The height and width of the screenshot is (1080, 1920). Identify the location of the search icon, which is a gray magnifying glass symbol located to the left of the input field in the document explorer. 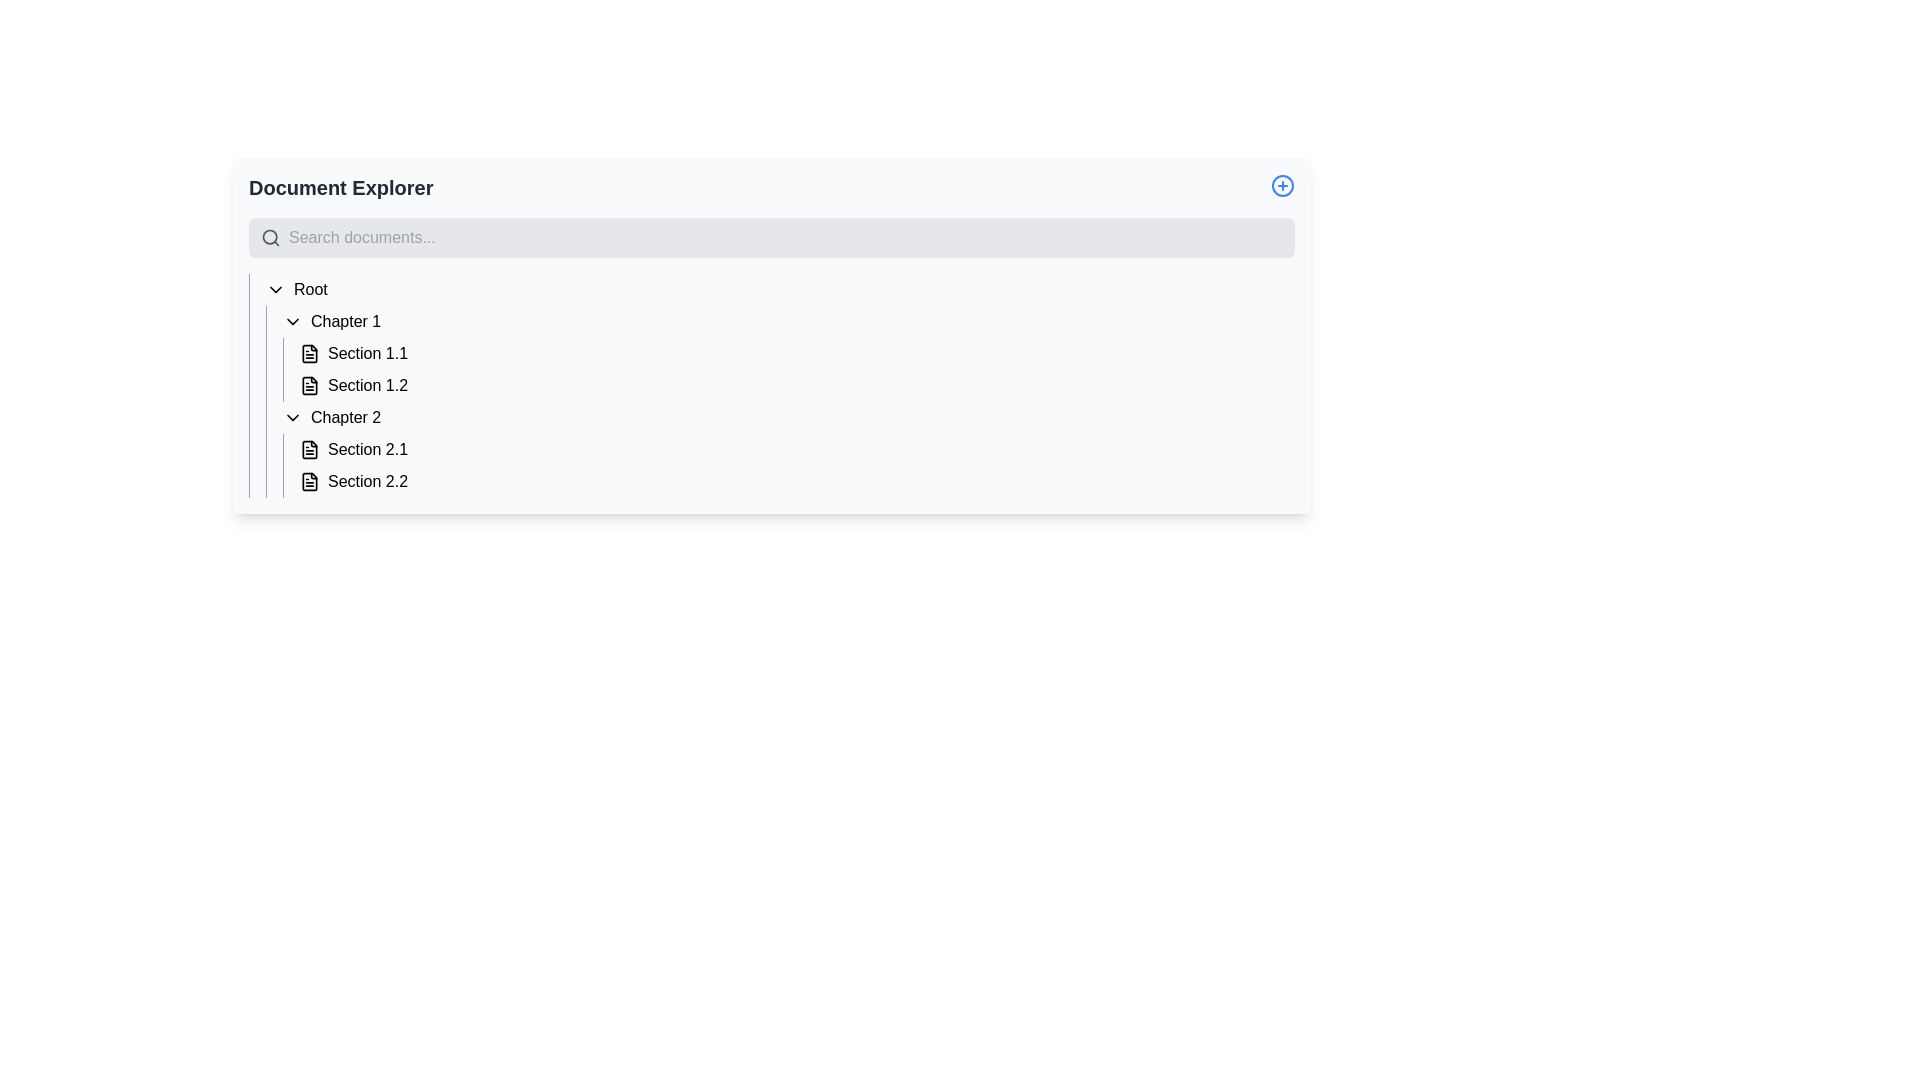
(269, 237).